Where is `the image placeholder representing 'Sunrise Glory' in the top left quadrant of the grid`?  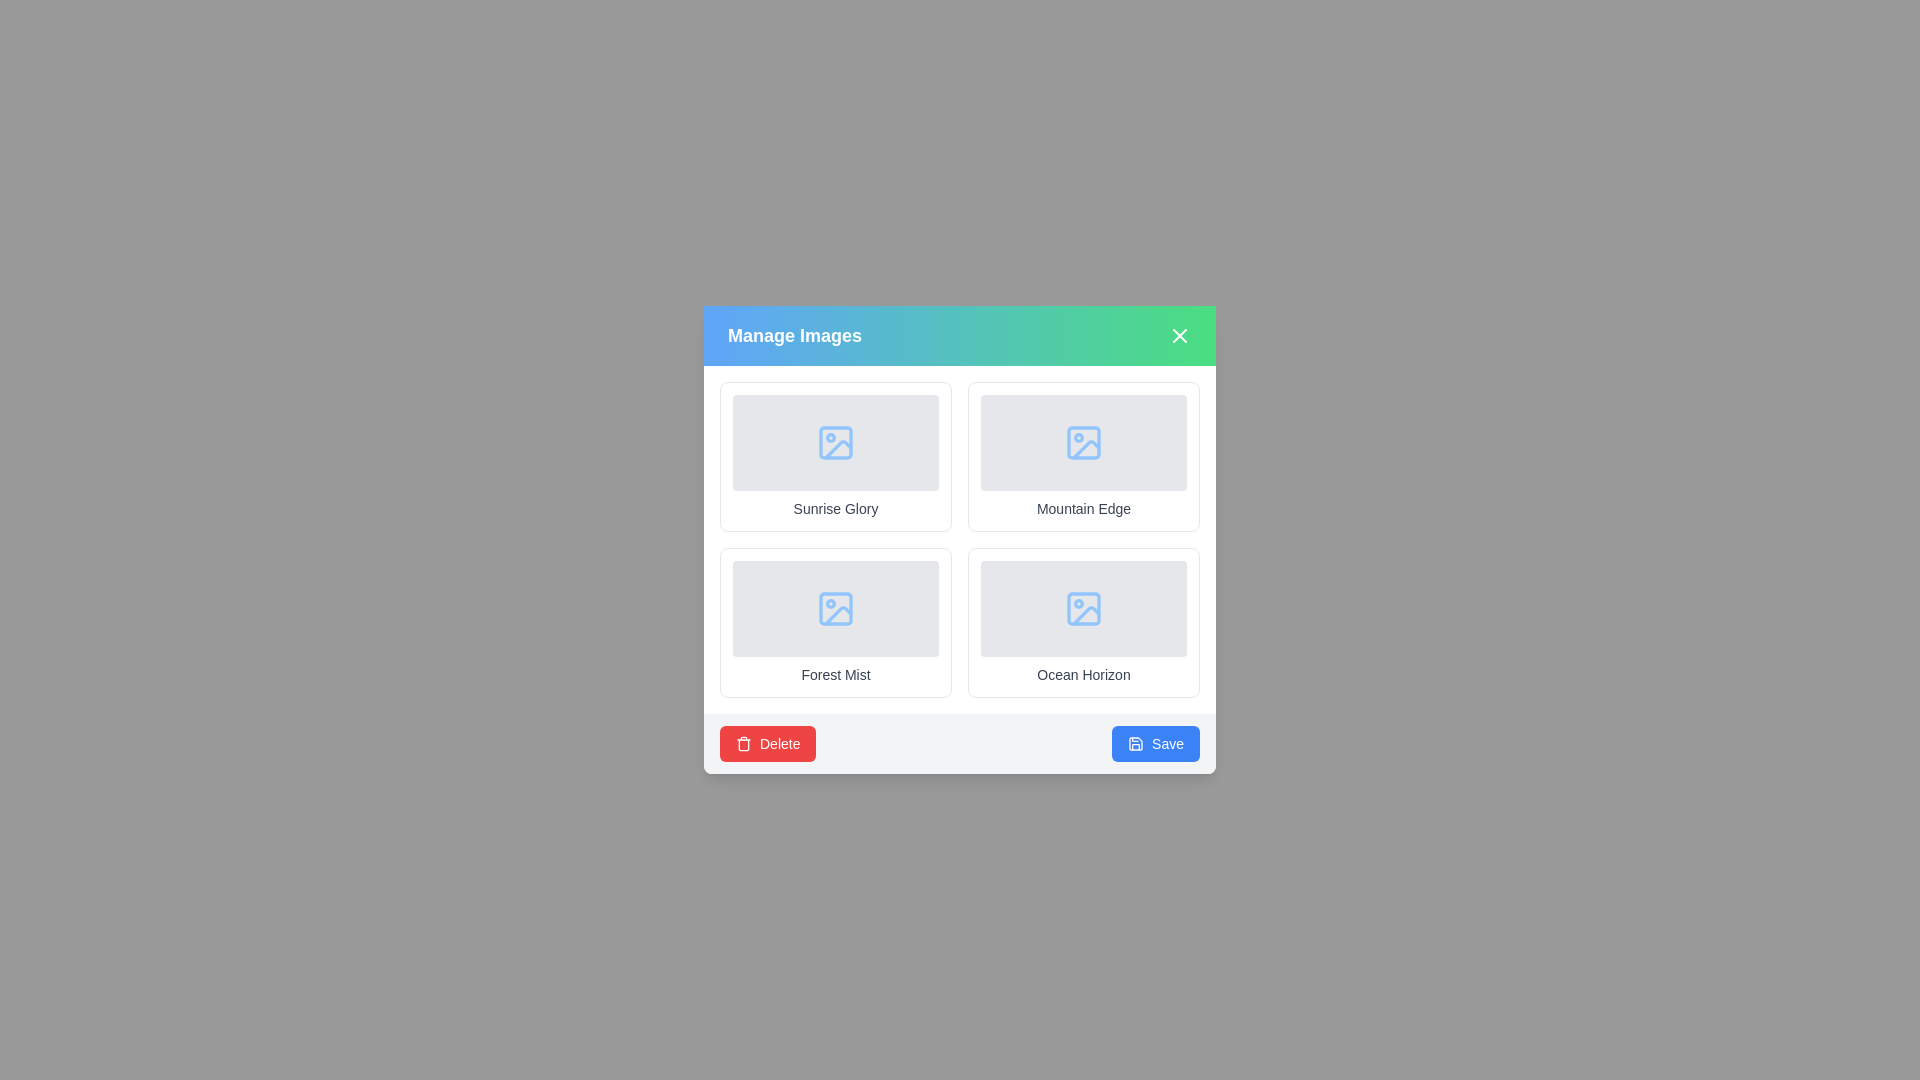
the image placeholder representing 'Sunrise Glory' in the top left quadrant of the grid is located at coordinates (835, 442).